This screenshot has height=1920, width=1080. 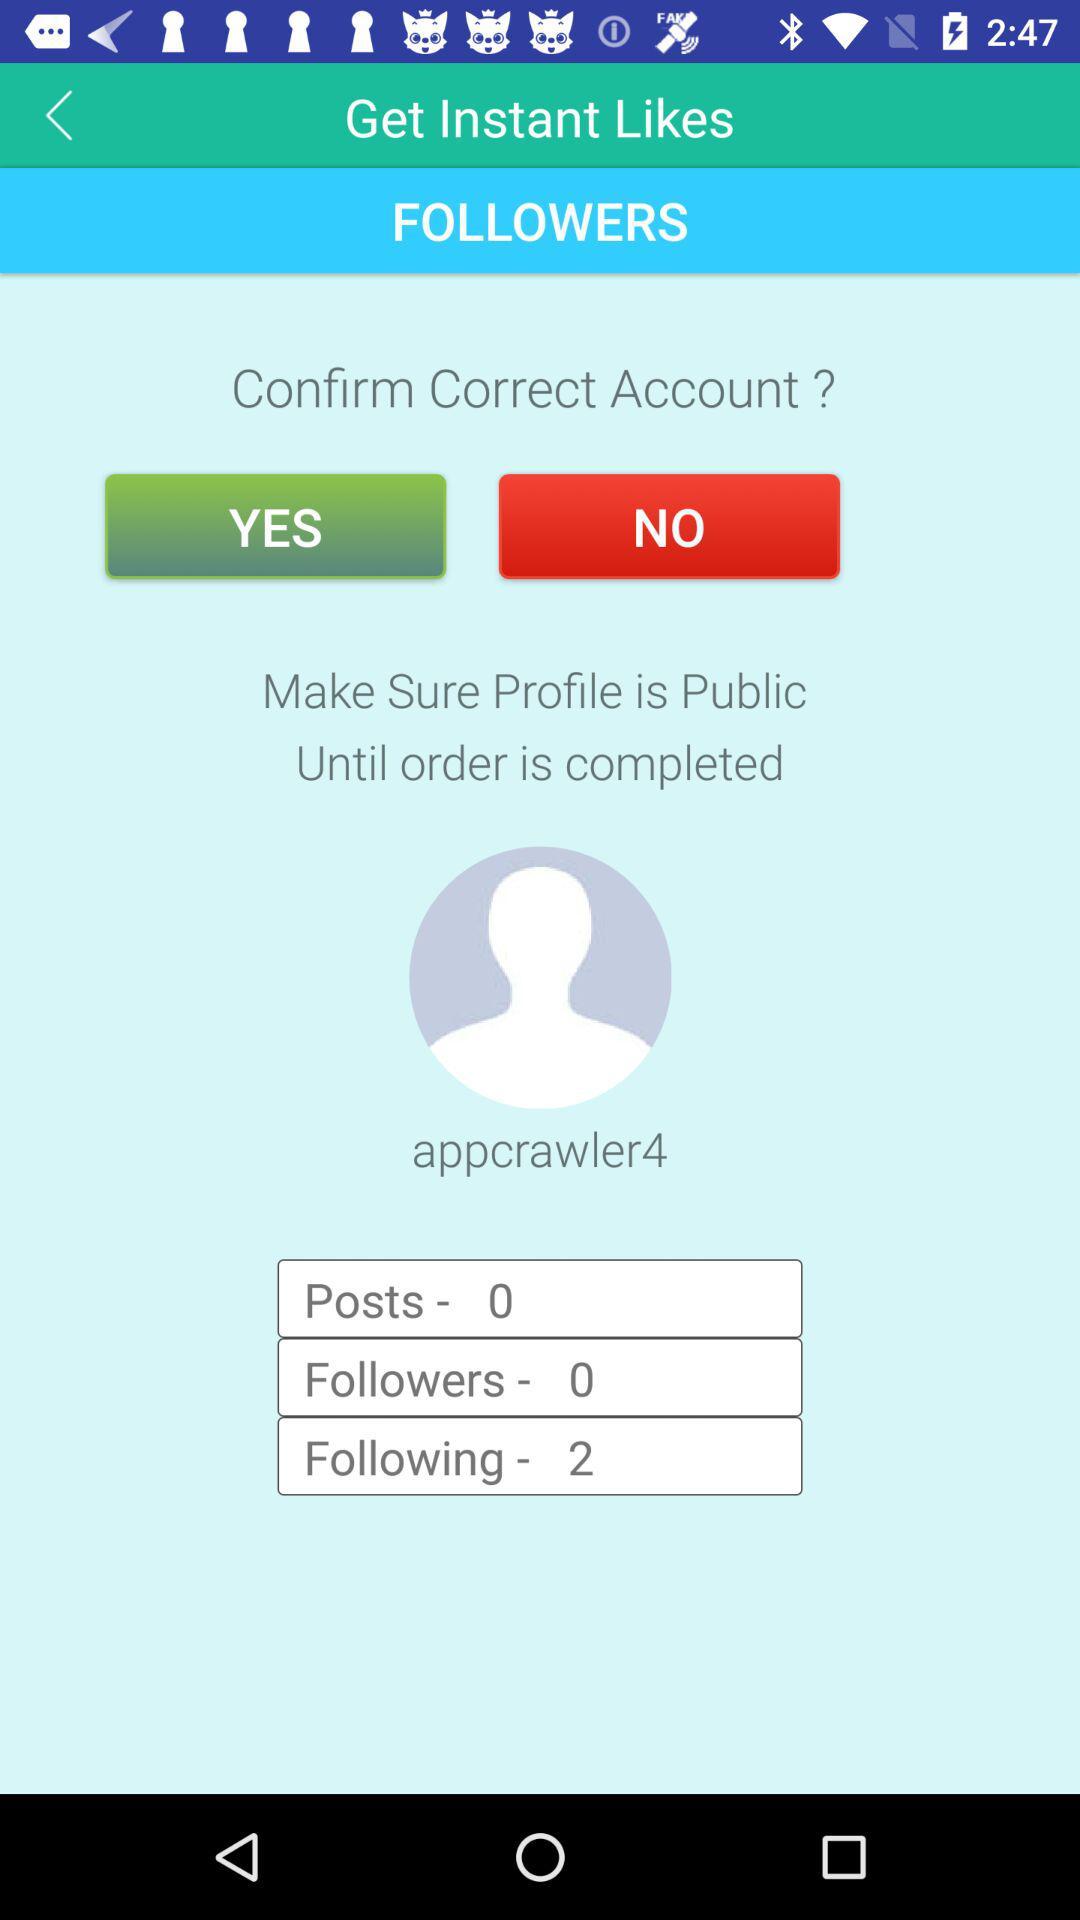 I want to click on app above the make sure profile item, so click(x=275, y=526).